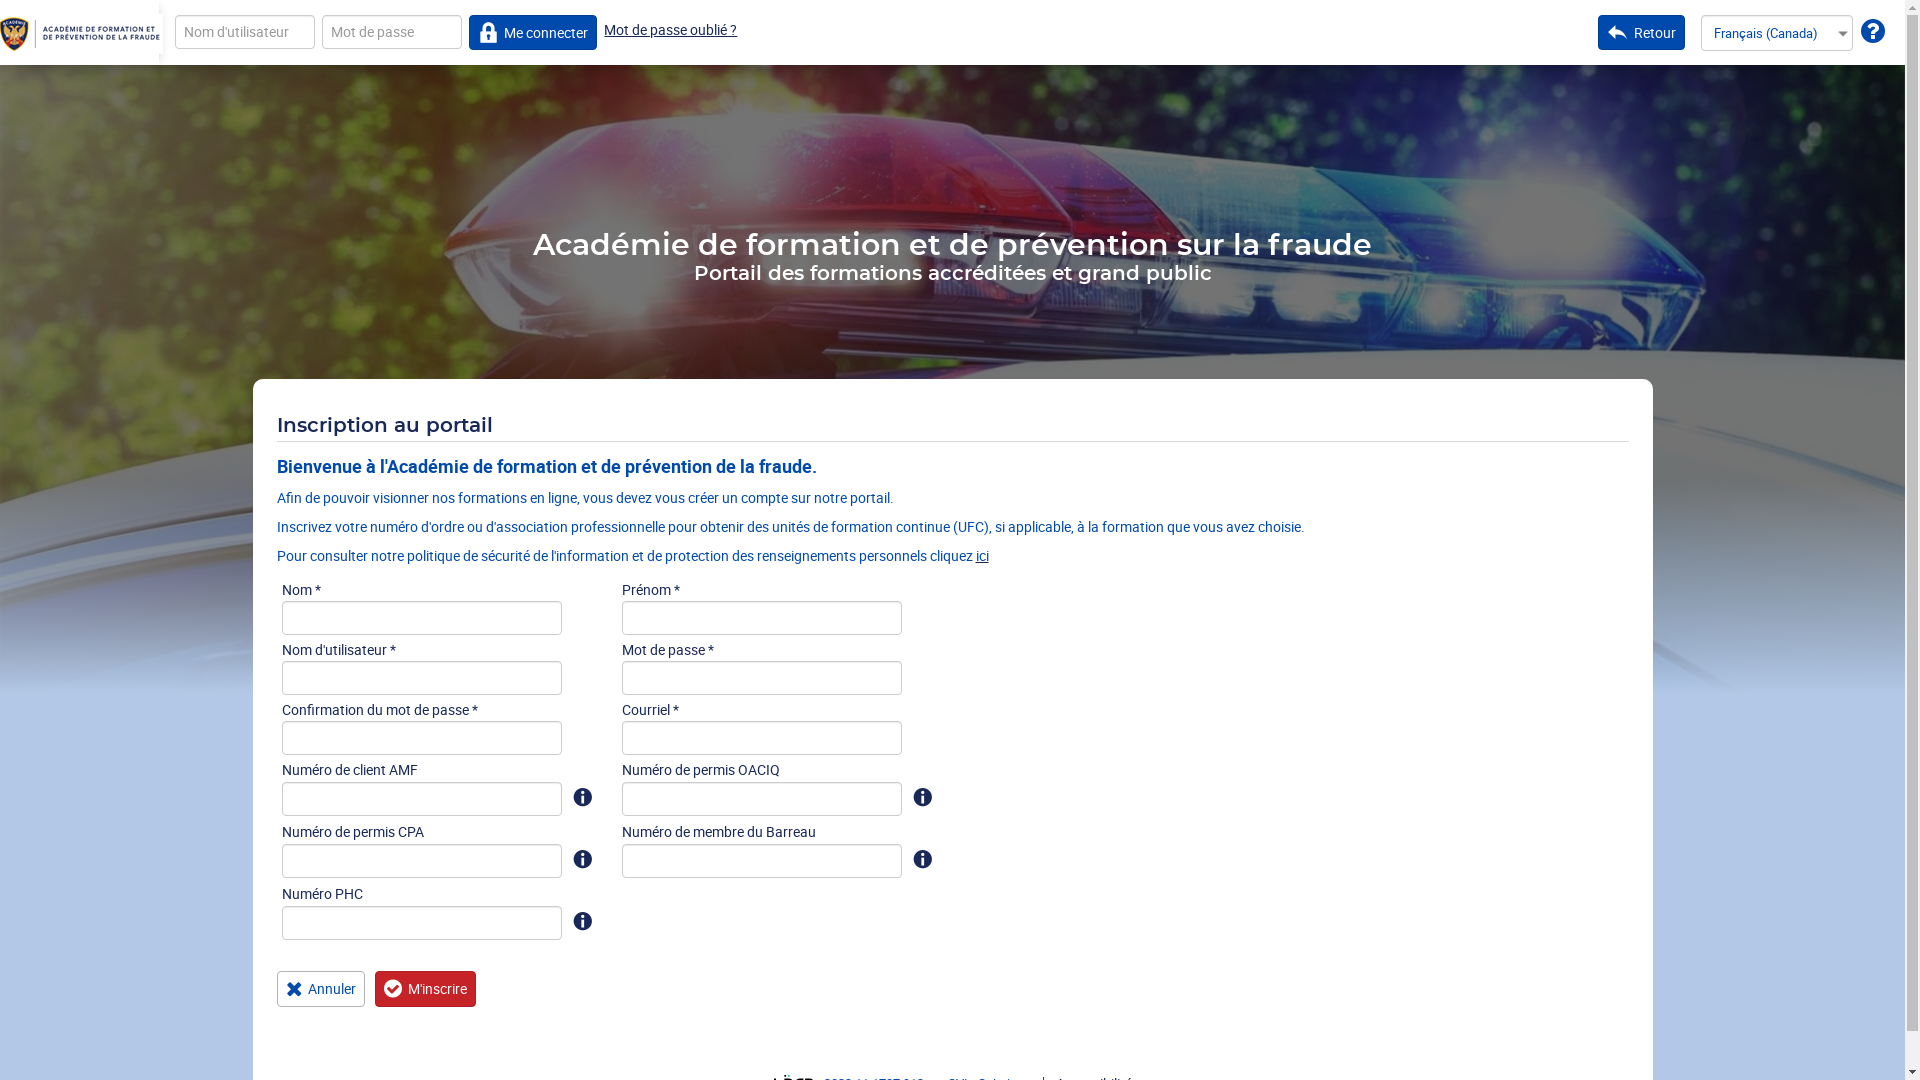  I want to click on 'Annuler', so click(320, 987).